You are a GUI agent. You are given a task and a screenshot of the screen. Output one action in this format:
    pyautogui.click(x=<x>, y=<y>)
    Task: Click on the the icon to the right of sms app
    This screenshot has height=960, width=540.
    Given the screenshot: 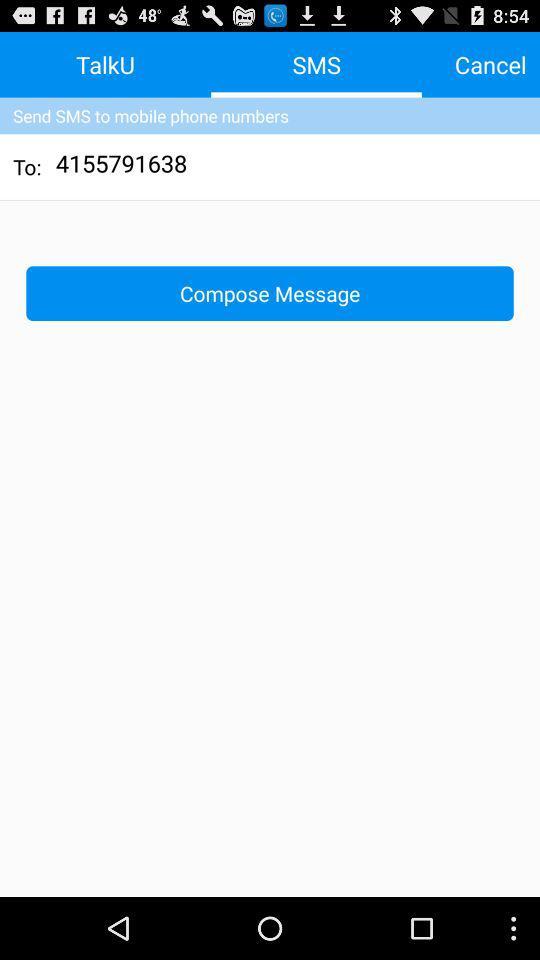 What is the action you would take?
    pyautogui.click(x=489, y=64)
    